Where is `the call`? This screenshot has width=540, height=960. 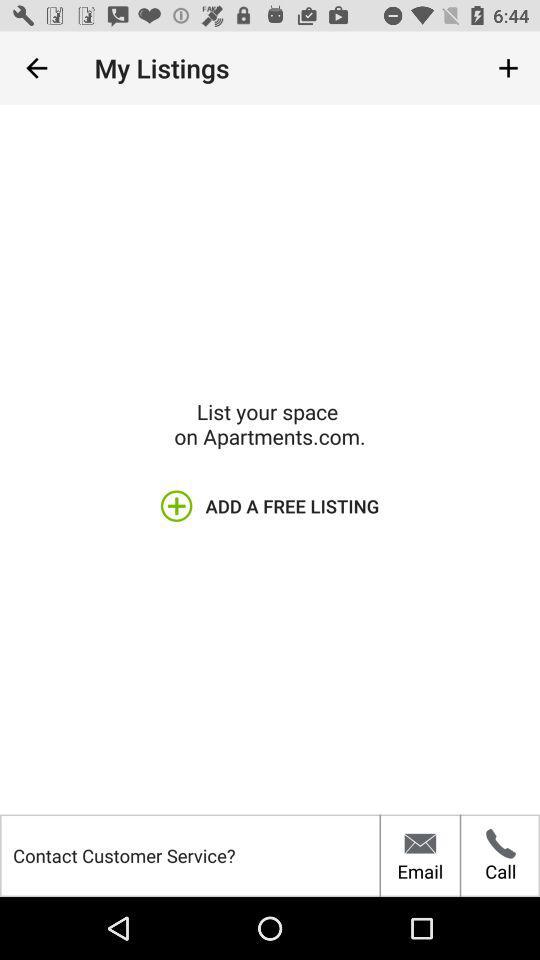
the call is located at coordinates (499, 854).